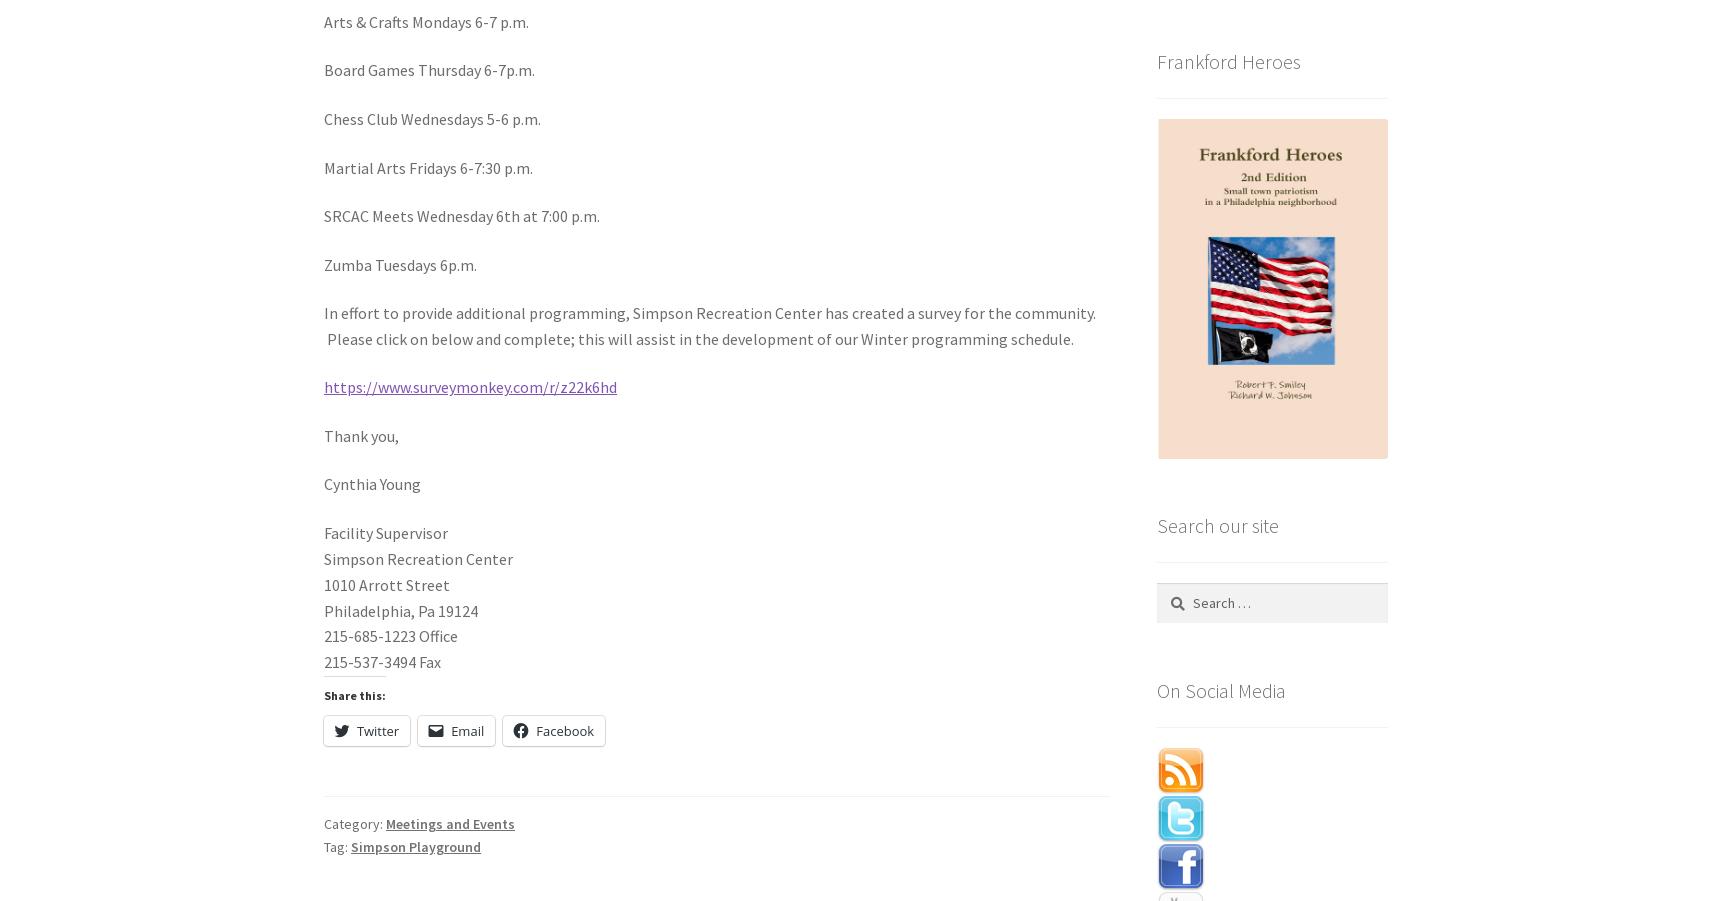 The height and width of the screenshot is (901, 1712). Describe the element at coordinates (324, 846) in the screenshot. I see `'Tag:'` at that location.